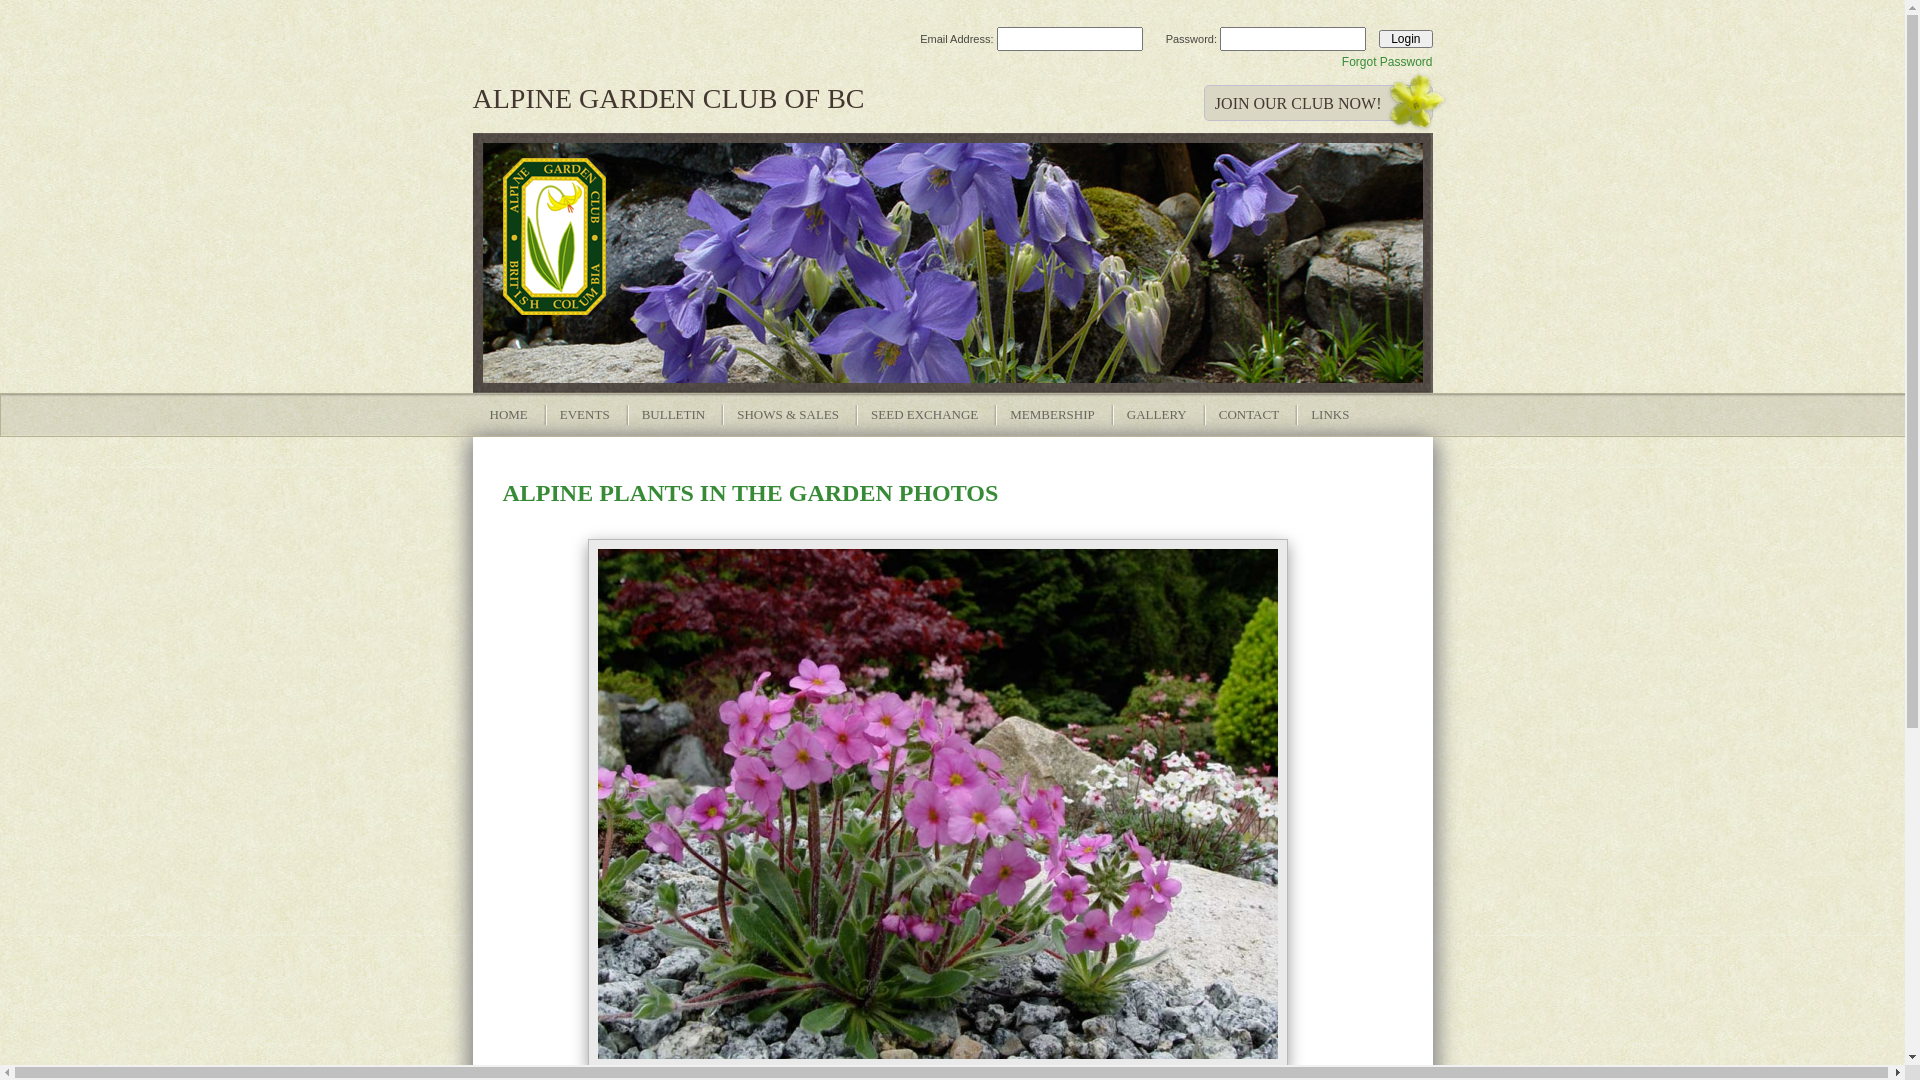  Describe the element at coordinates (786, 414) in the screenshot. I see `'SHOWS & SALES'` at that location.